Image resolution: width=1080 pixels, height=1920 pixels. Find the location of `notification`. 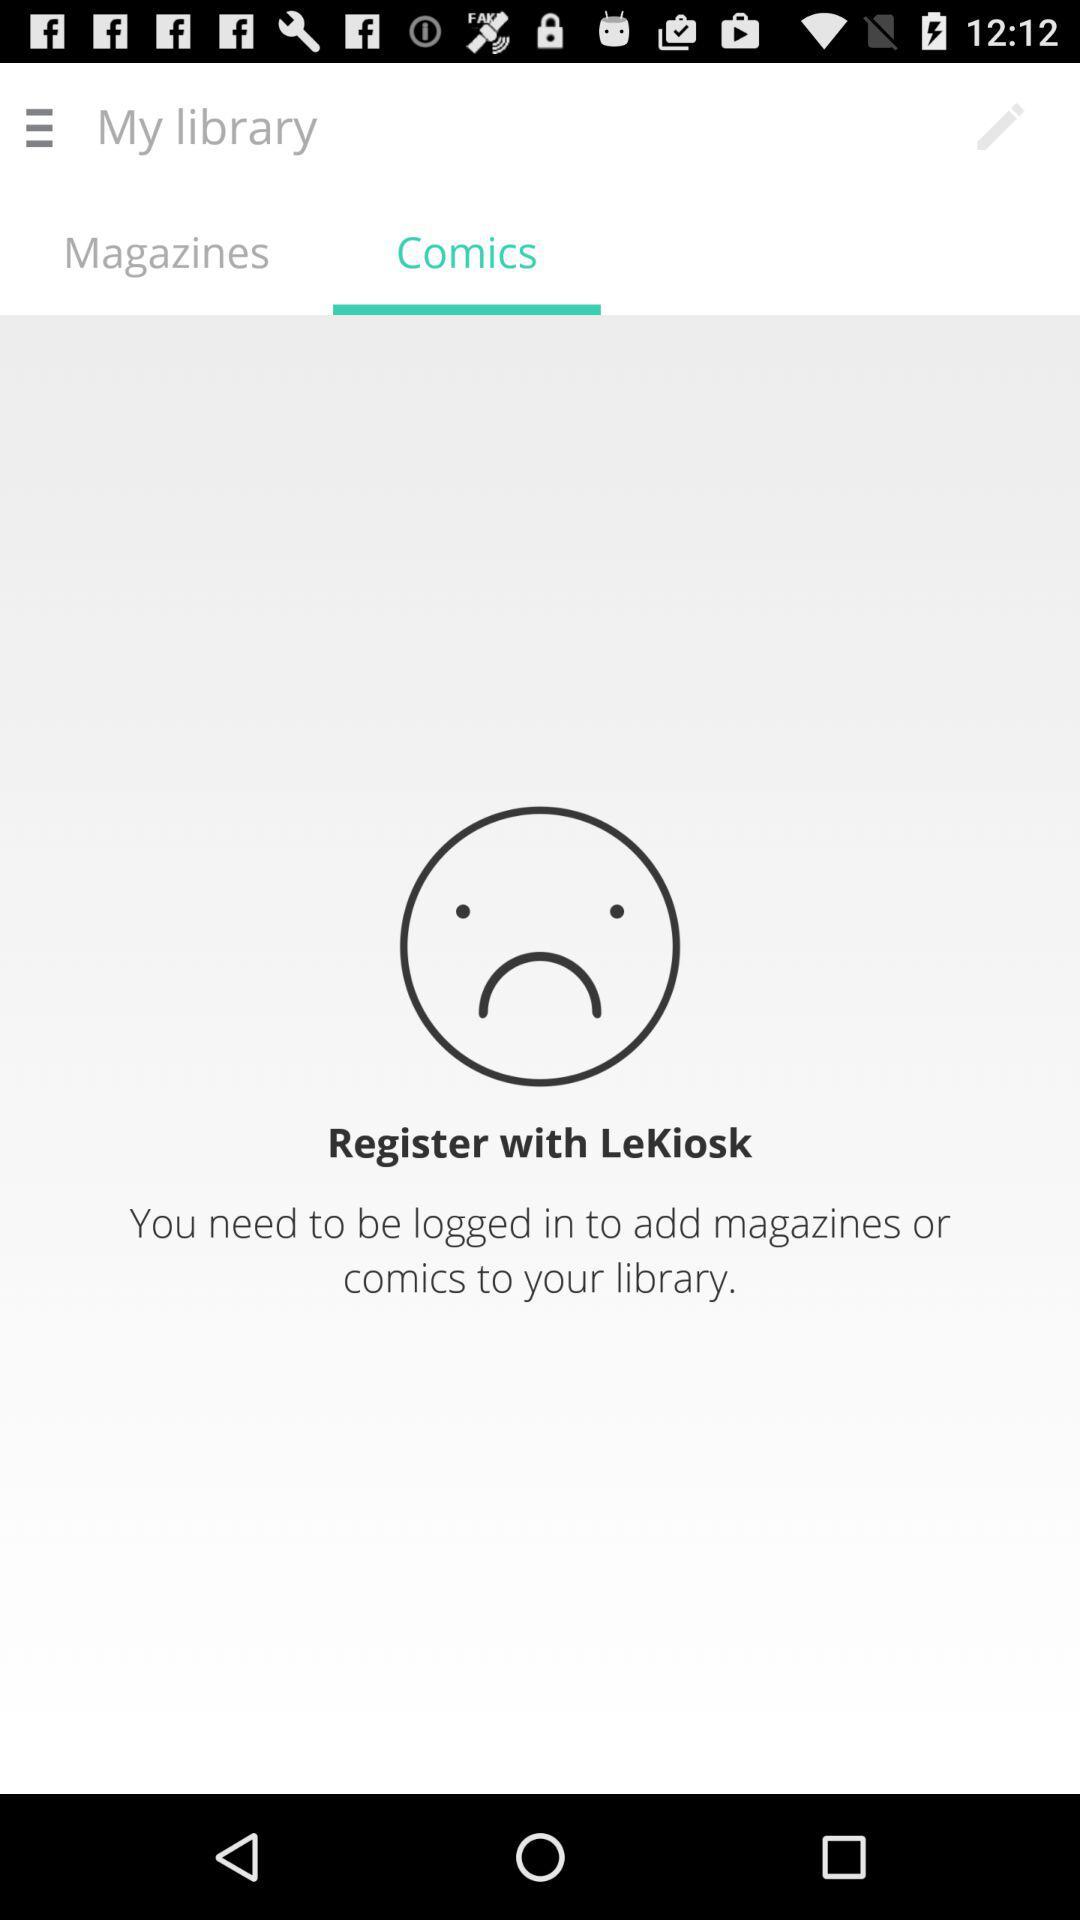

notification is located at coordinates (540, 1053).